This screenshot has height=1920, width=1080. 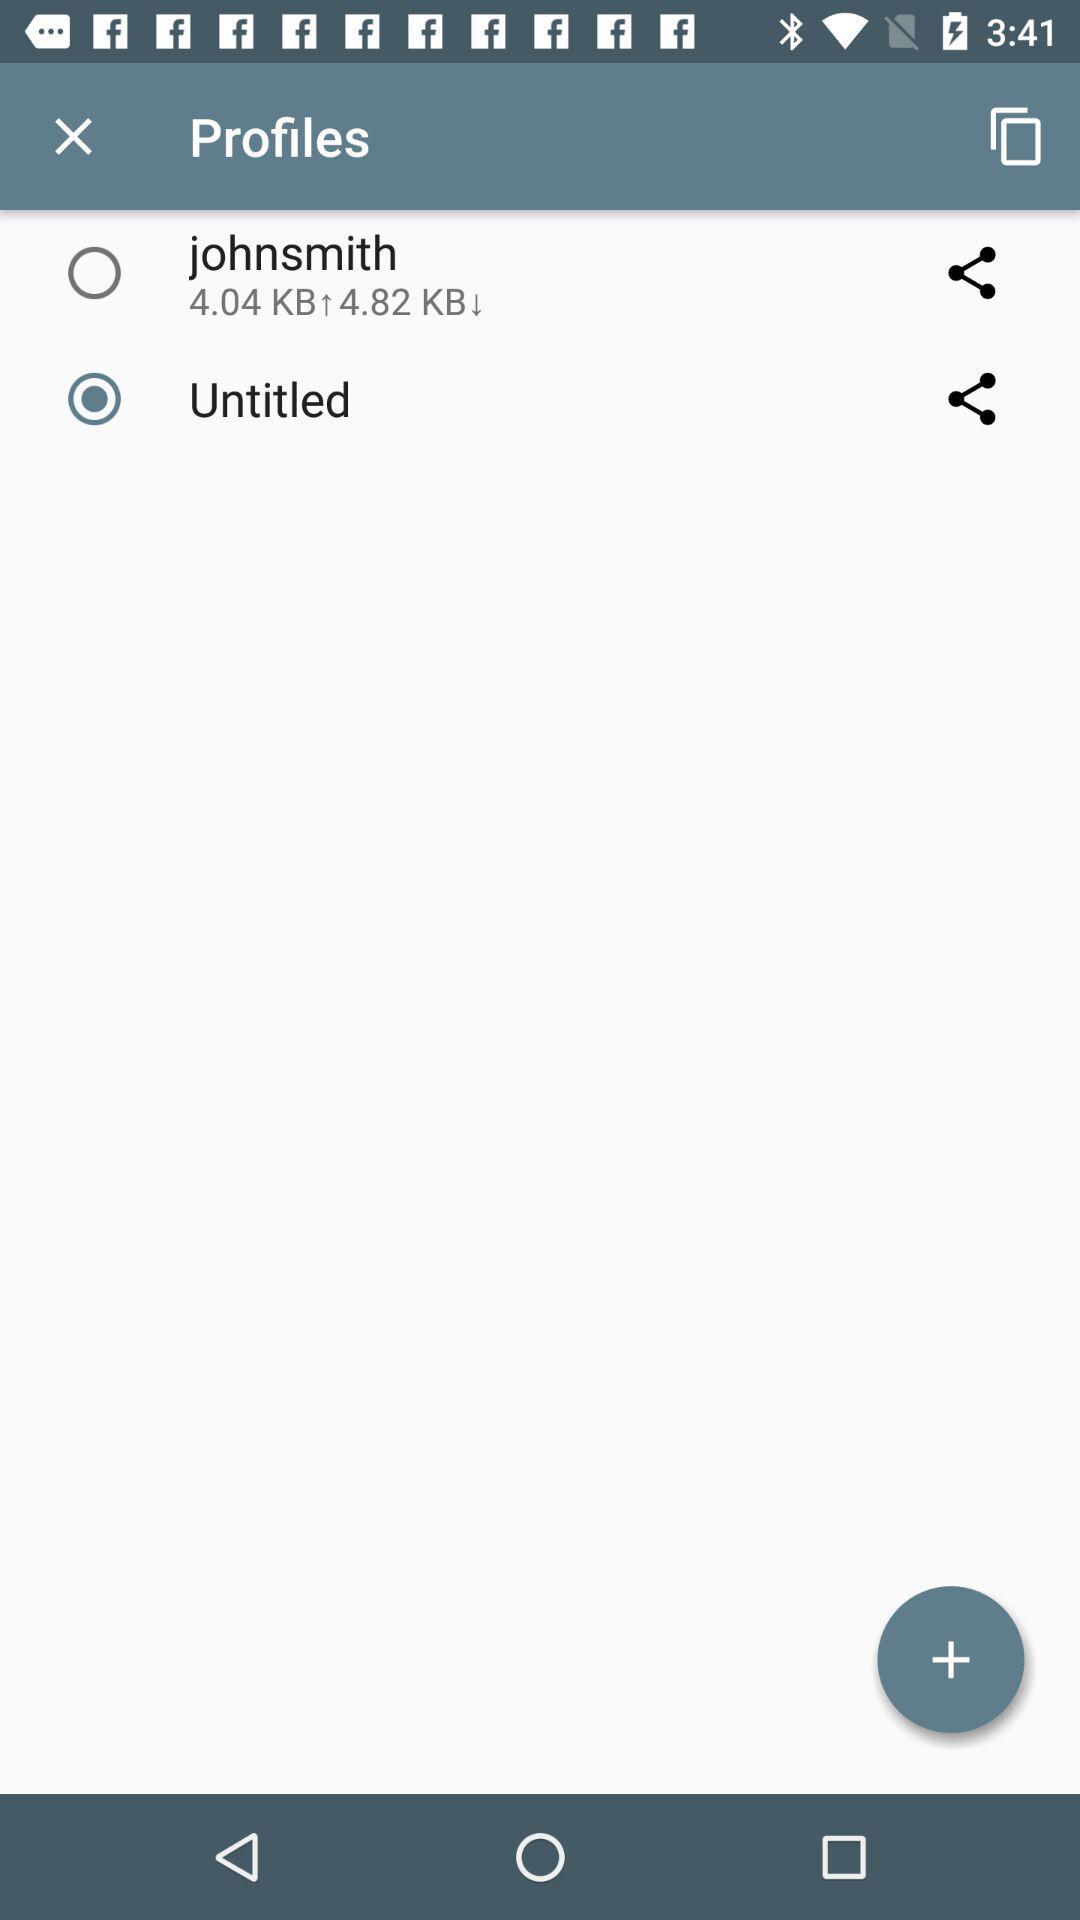 What do you see at coordinates (950, 1659) in the screenshot?
I see `advertisement` at bounding box center [950, 1659].